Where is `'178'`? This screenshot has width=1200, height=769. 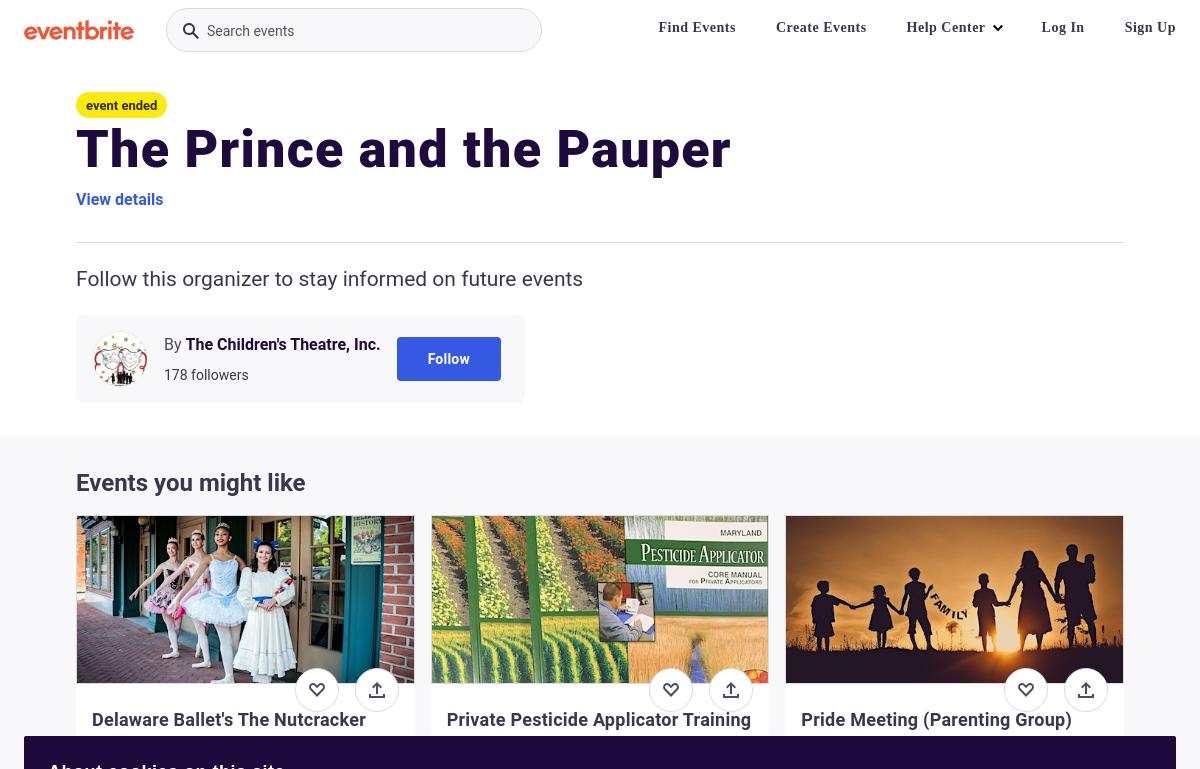
'178' is located at coordinates (174, 373).